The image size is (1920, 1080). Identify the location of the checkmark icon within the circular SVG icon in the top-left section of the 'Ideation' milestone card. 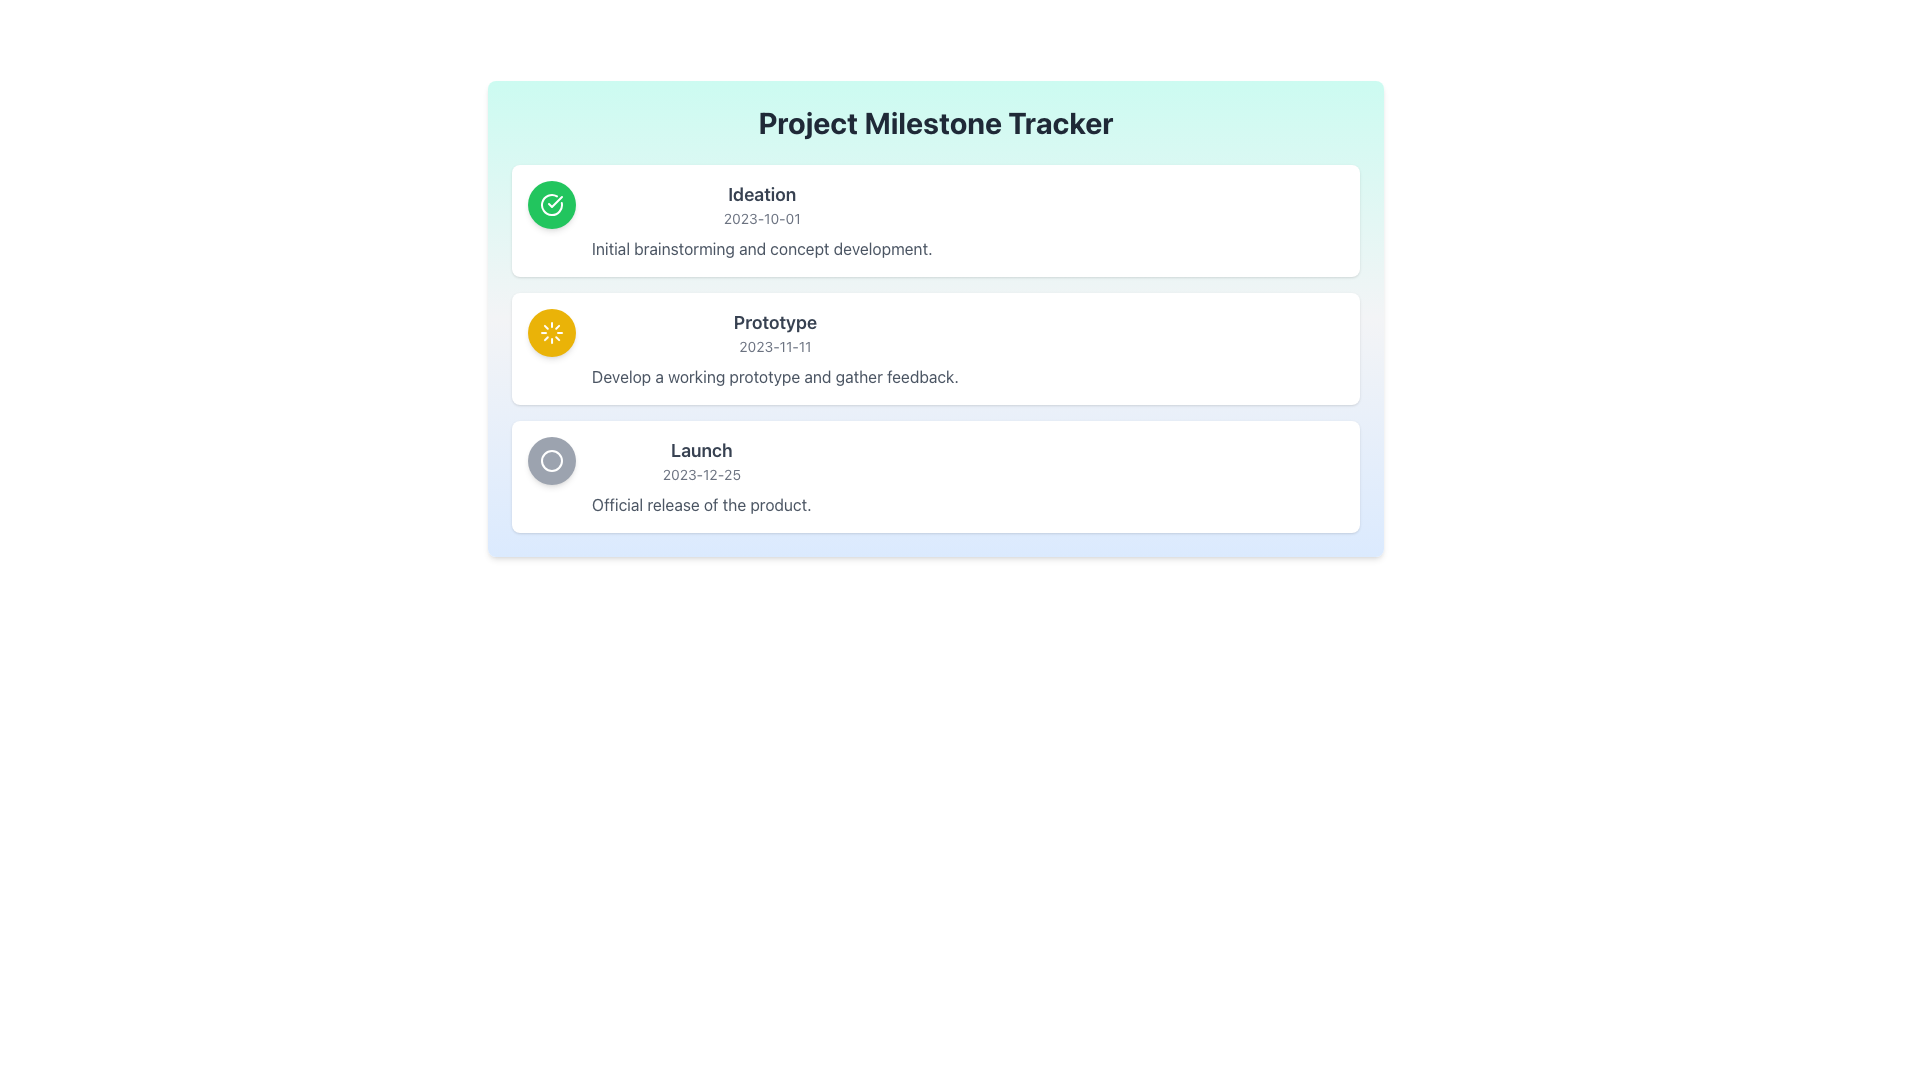
(555, 201).